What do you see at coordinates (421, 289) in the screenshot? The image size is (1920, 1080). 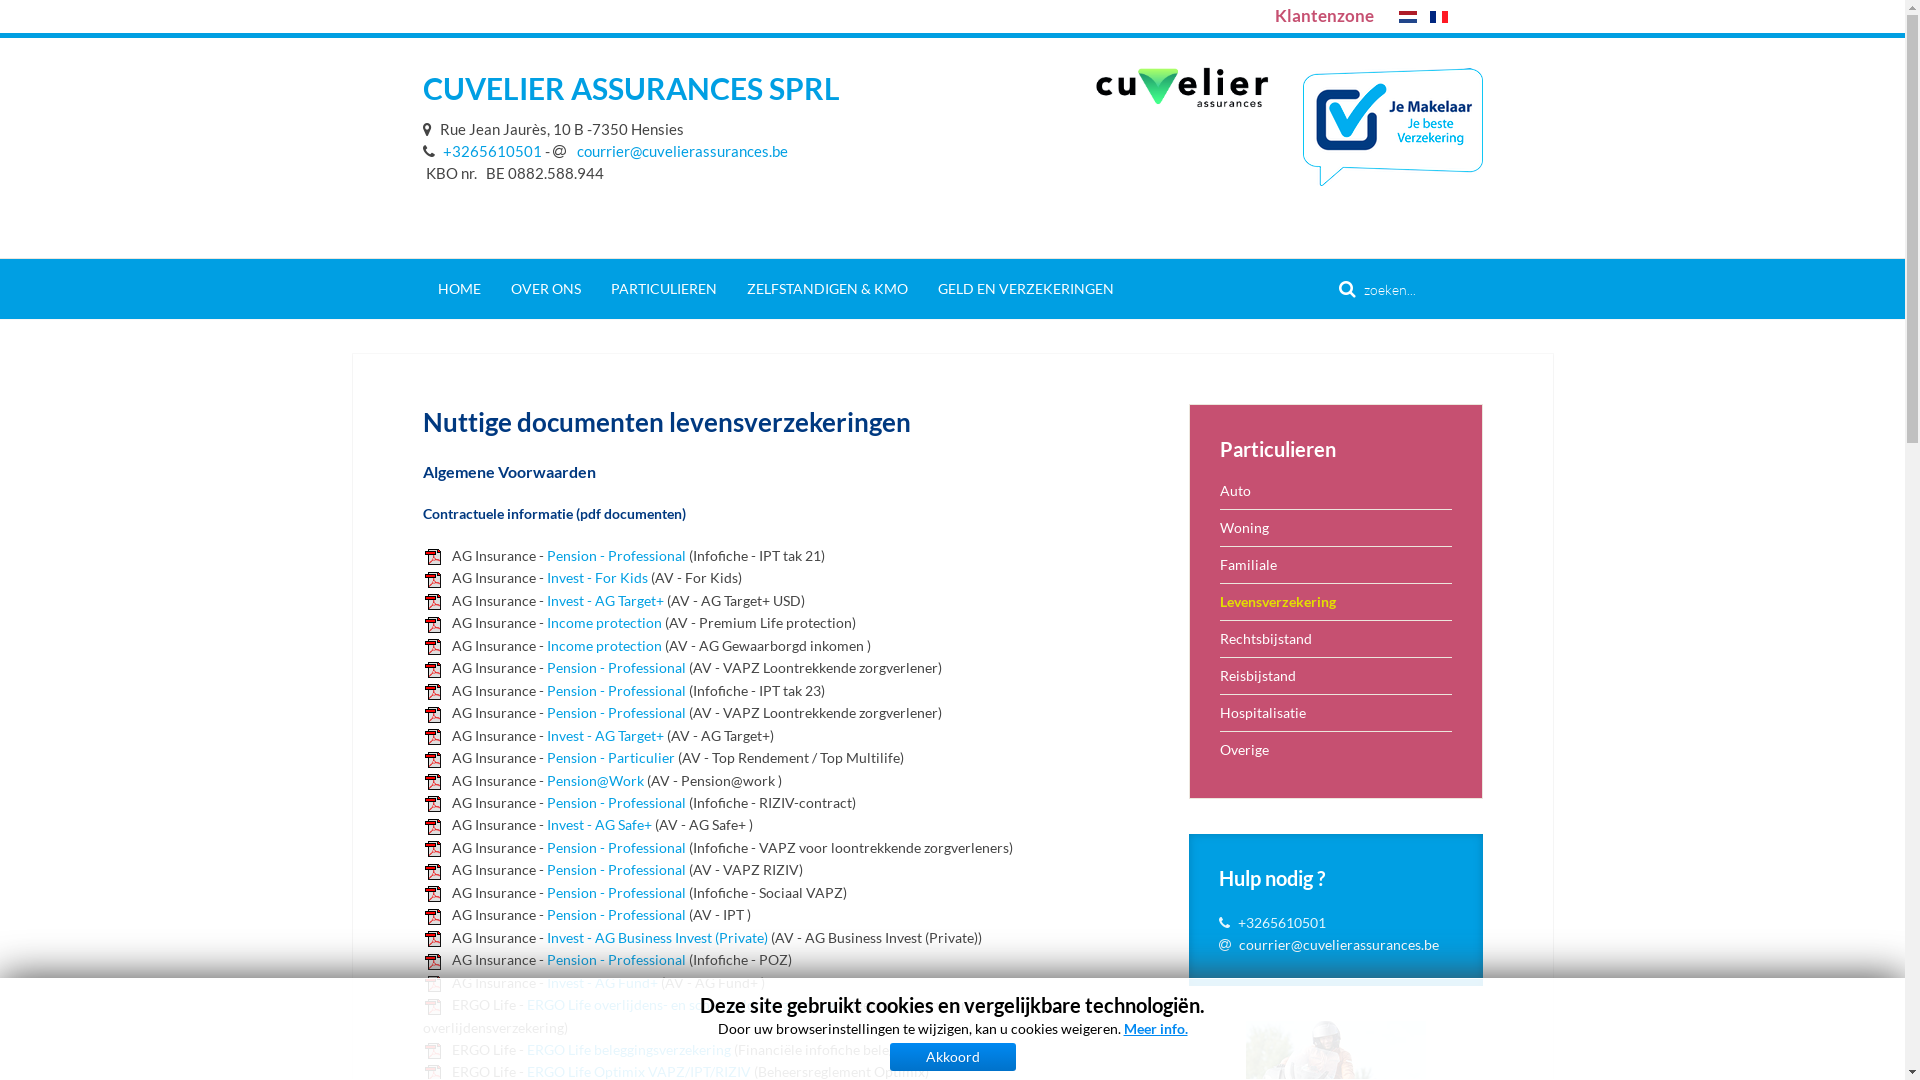 I see `'HOME'` at bounding box center [421, 289].